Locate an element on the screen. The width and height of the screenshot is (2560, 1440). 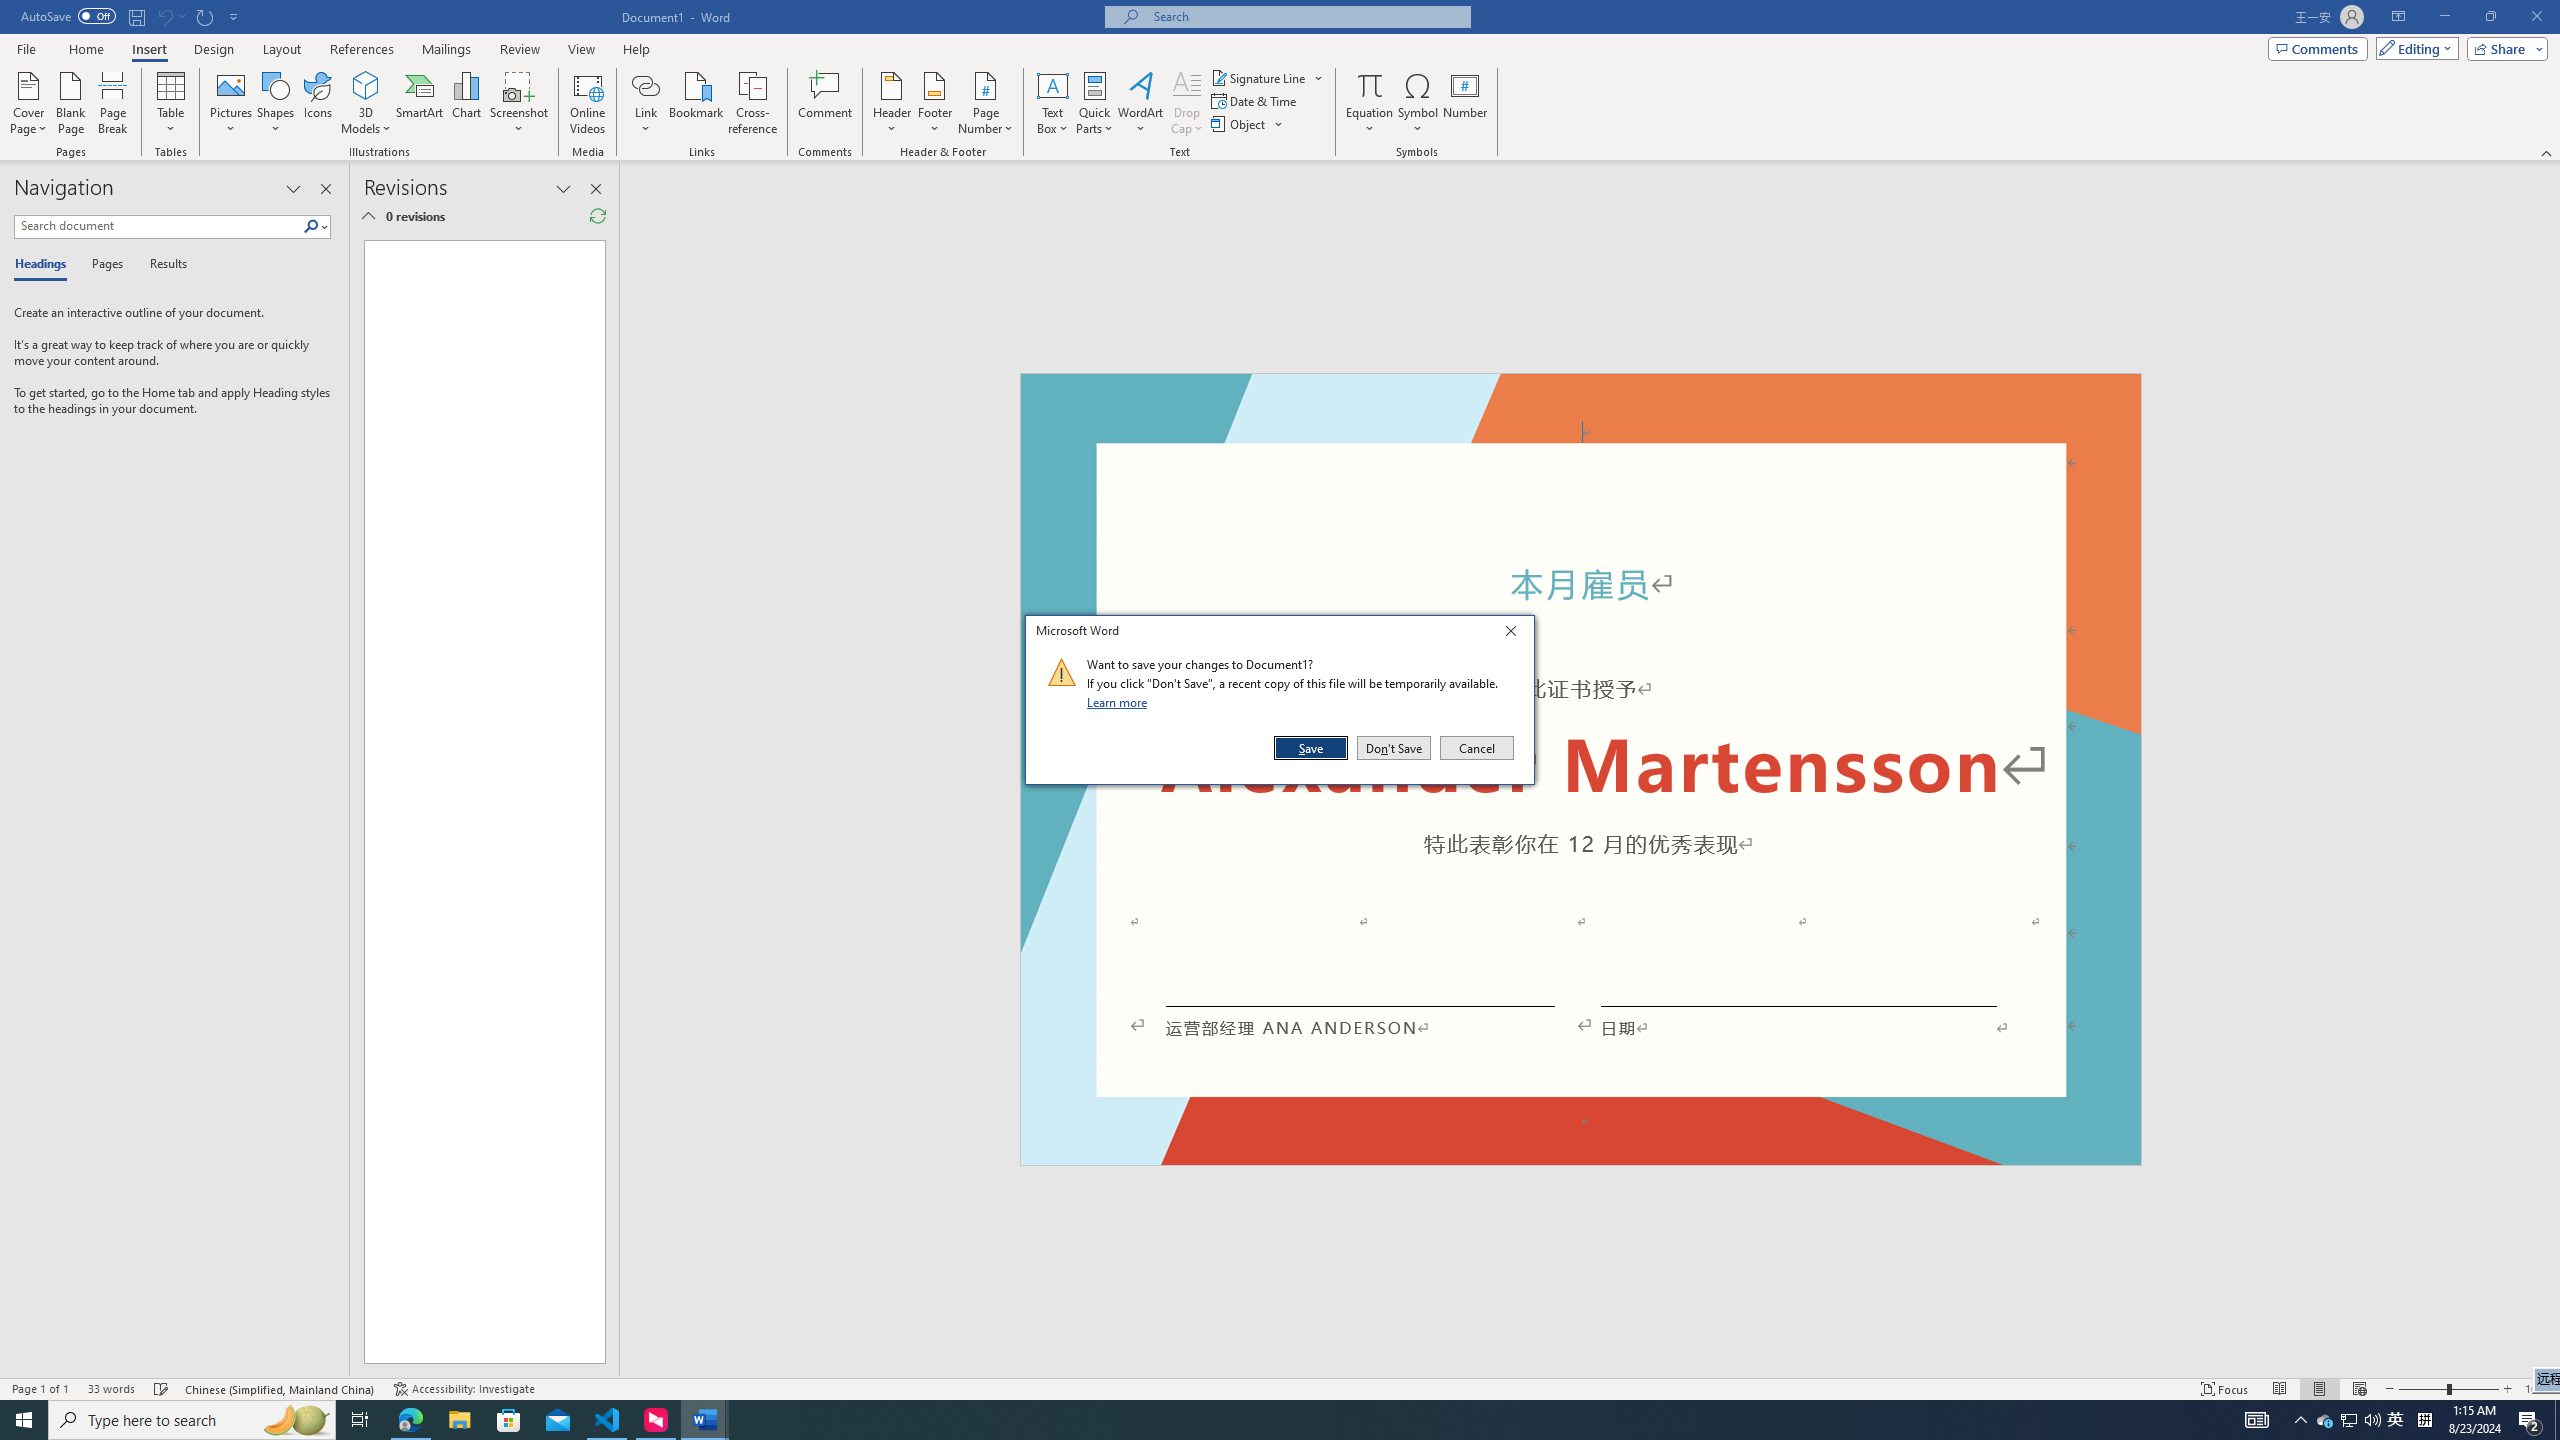
'Ribbon Display Options' is located at coordinates (2397, 16).